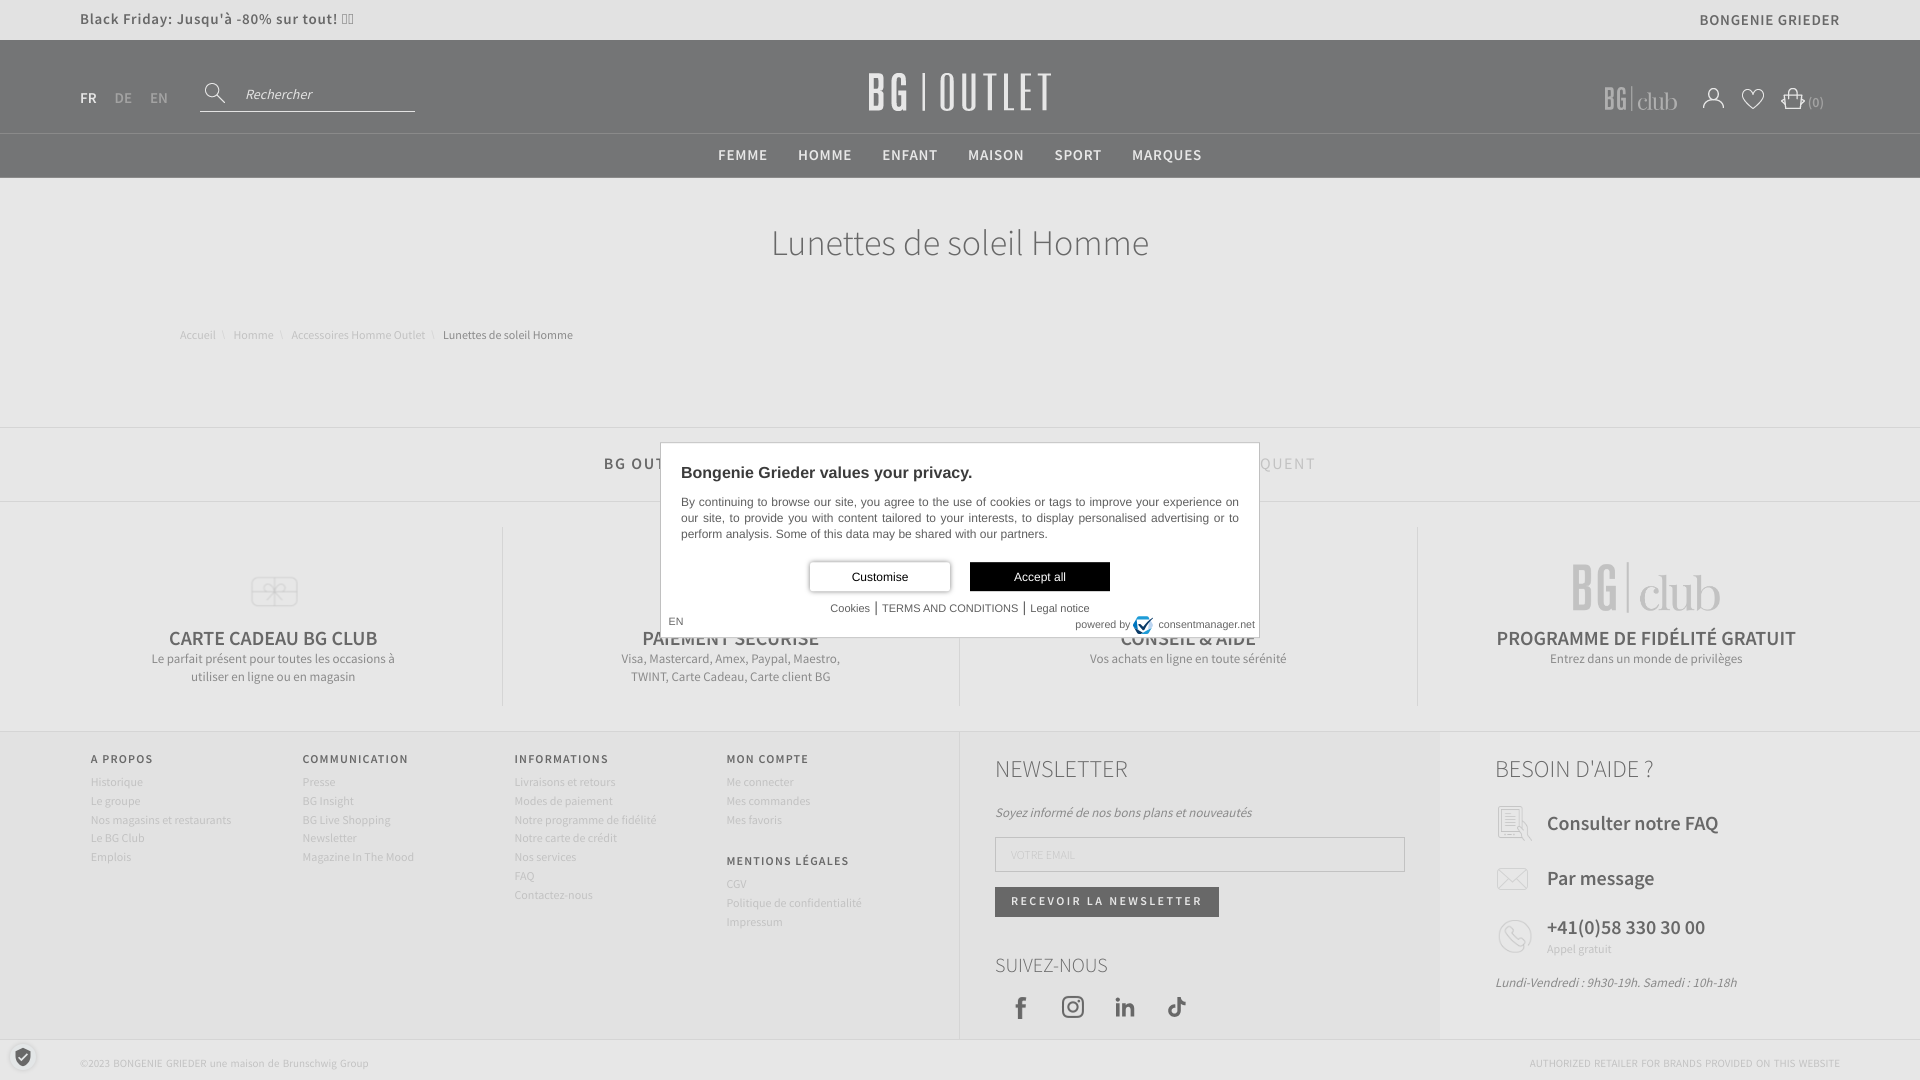  What do you see at coordinates (115, 781) in the screenshot?
I see `'Historique'` at bounding box center [115, 781].